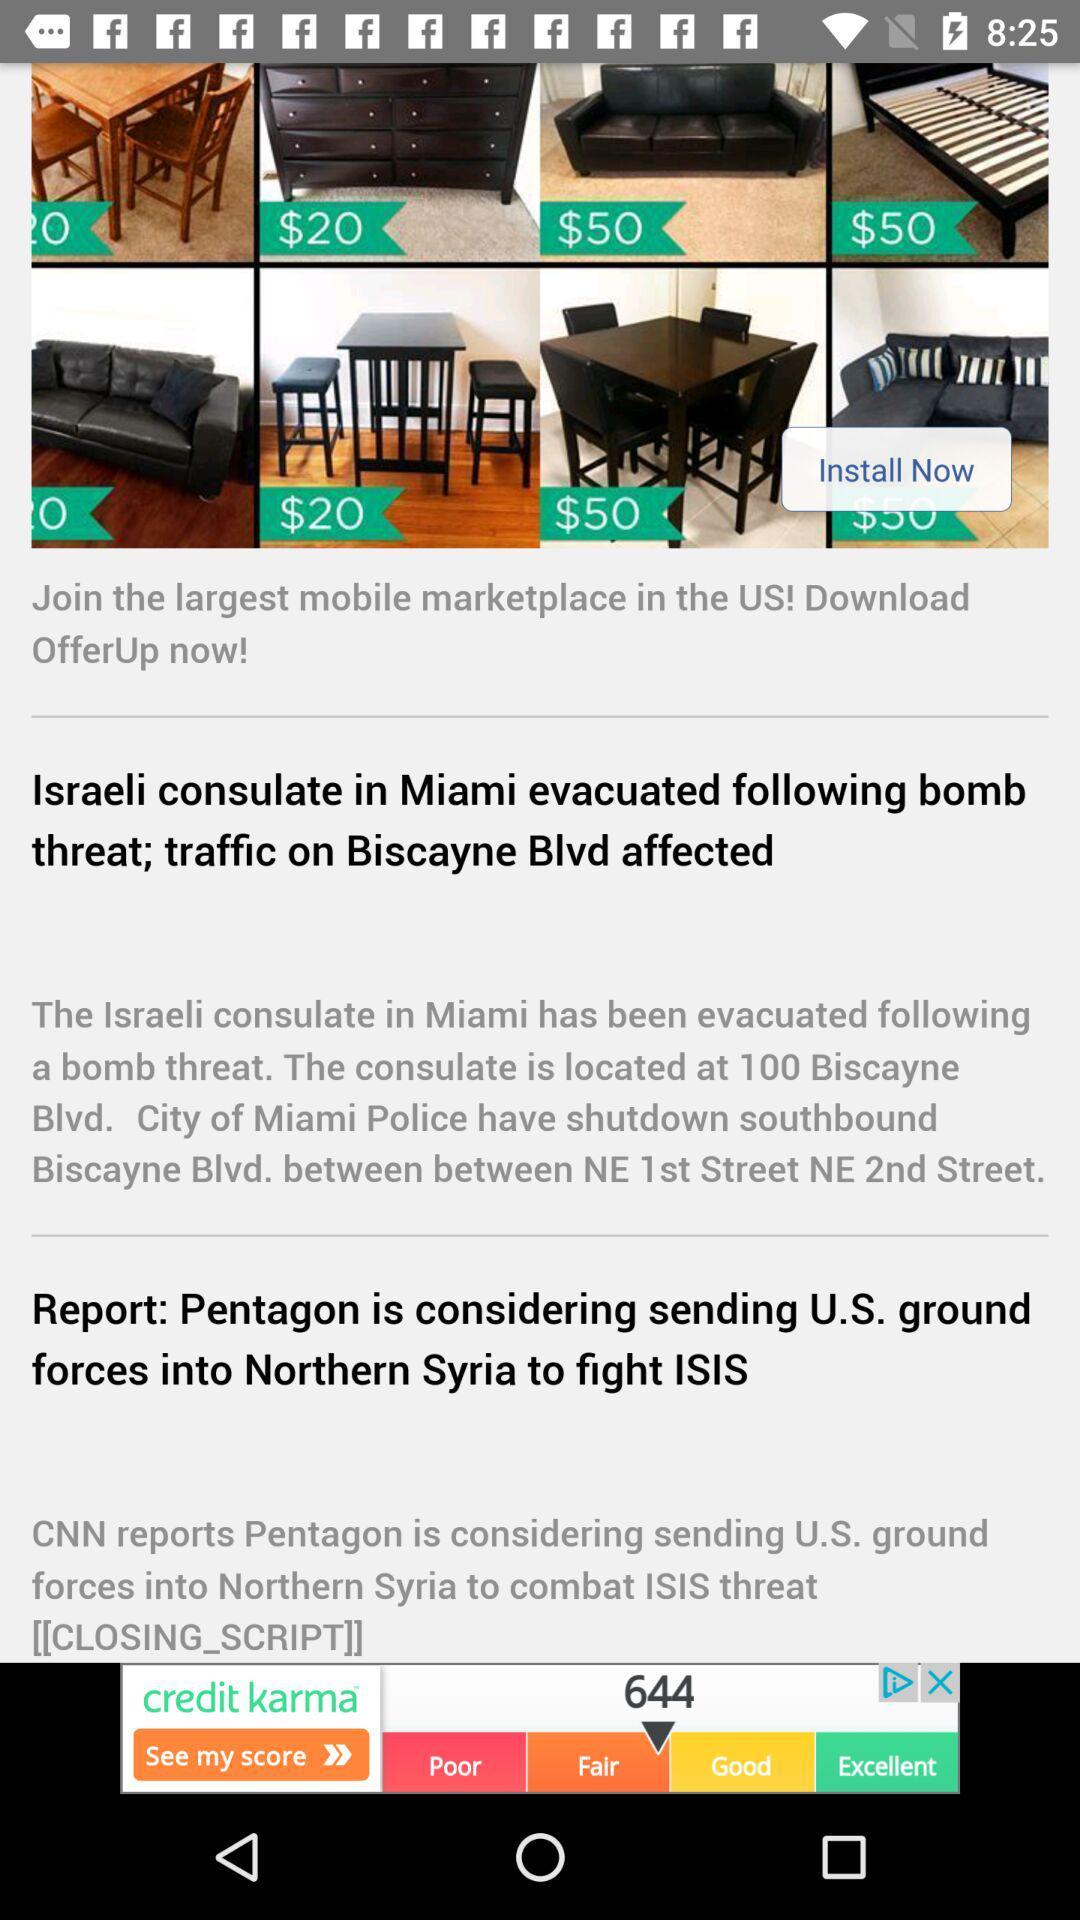 Image resolution: width=1080 pixels, height=1920 pixels. What do you see at coordinates (540, 304) in the screenshot?
I see `advatisment` at bounding box center [540, 304].